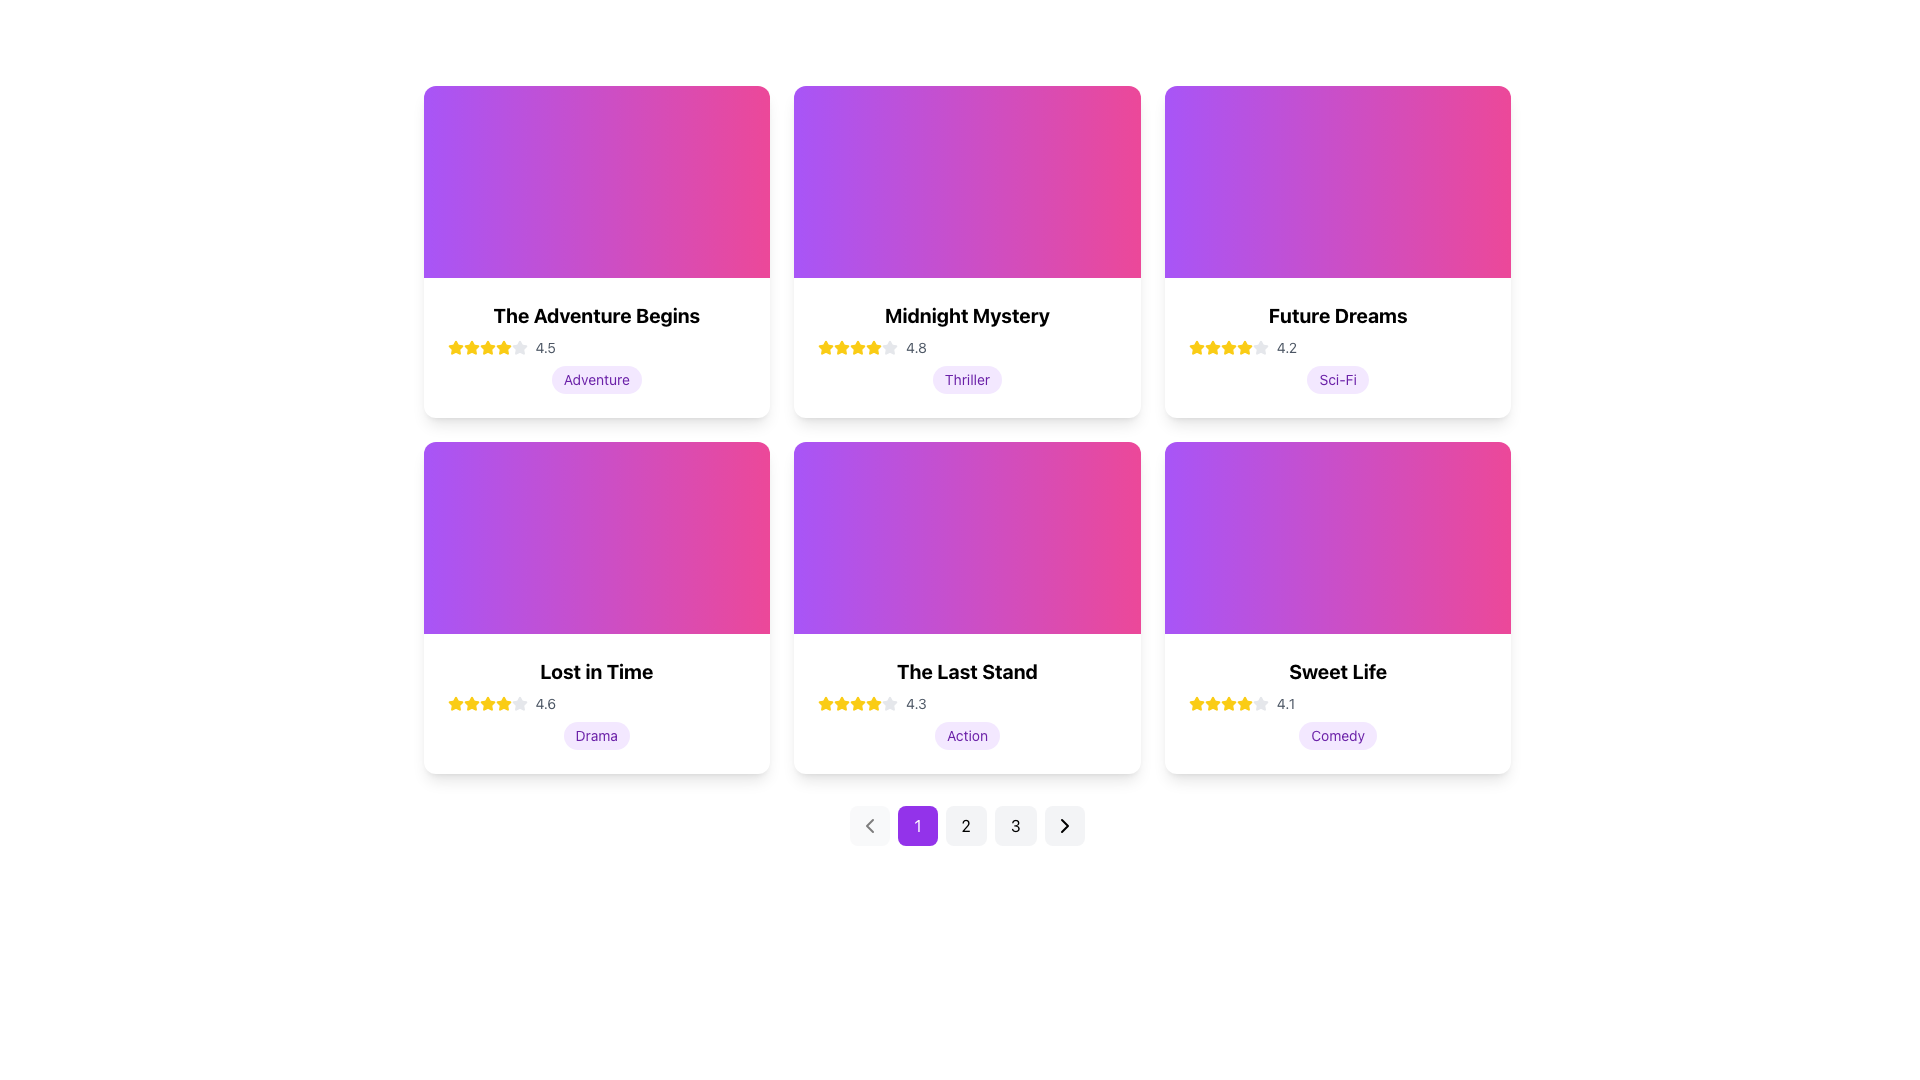 The width and height of the screenshot is (1920, 1080). I want to click on the pagination control's previous page button with an arrow icon to change its background color, so click(870, 825).